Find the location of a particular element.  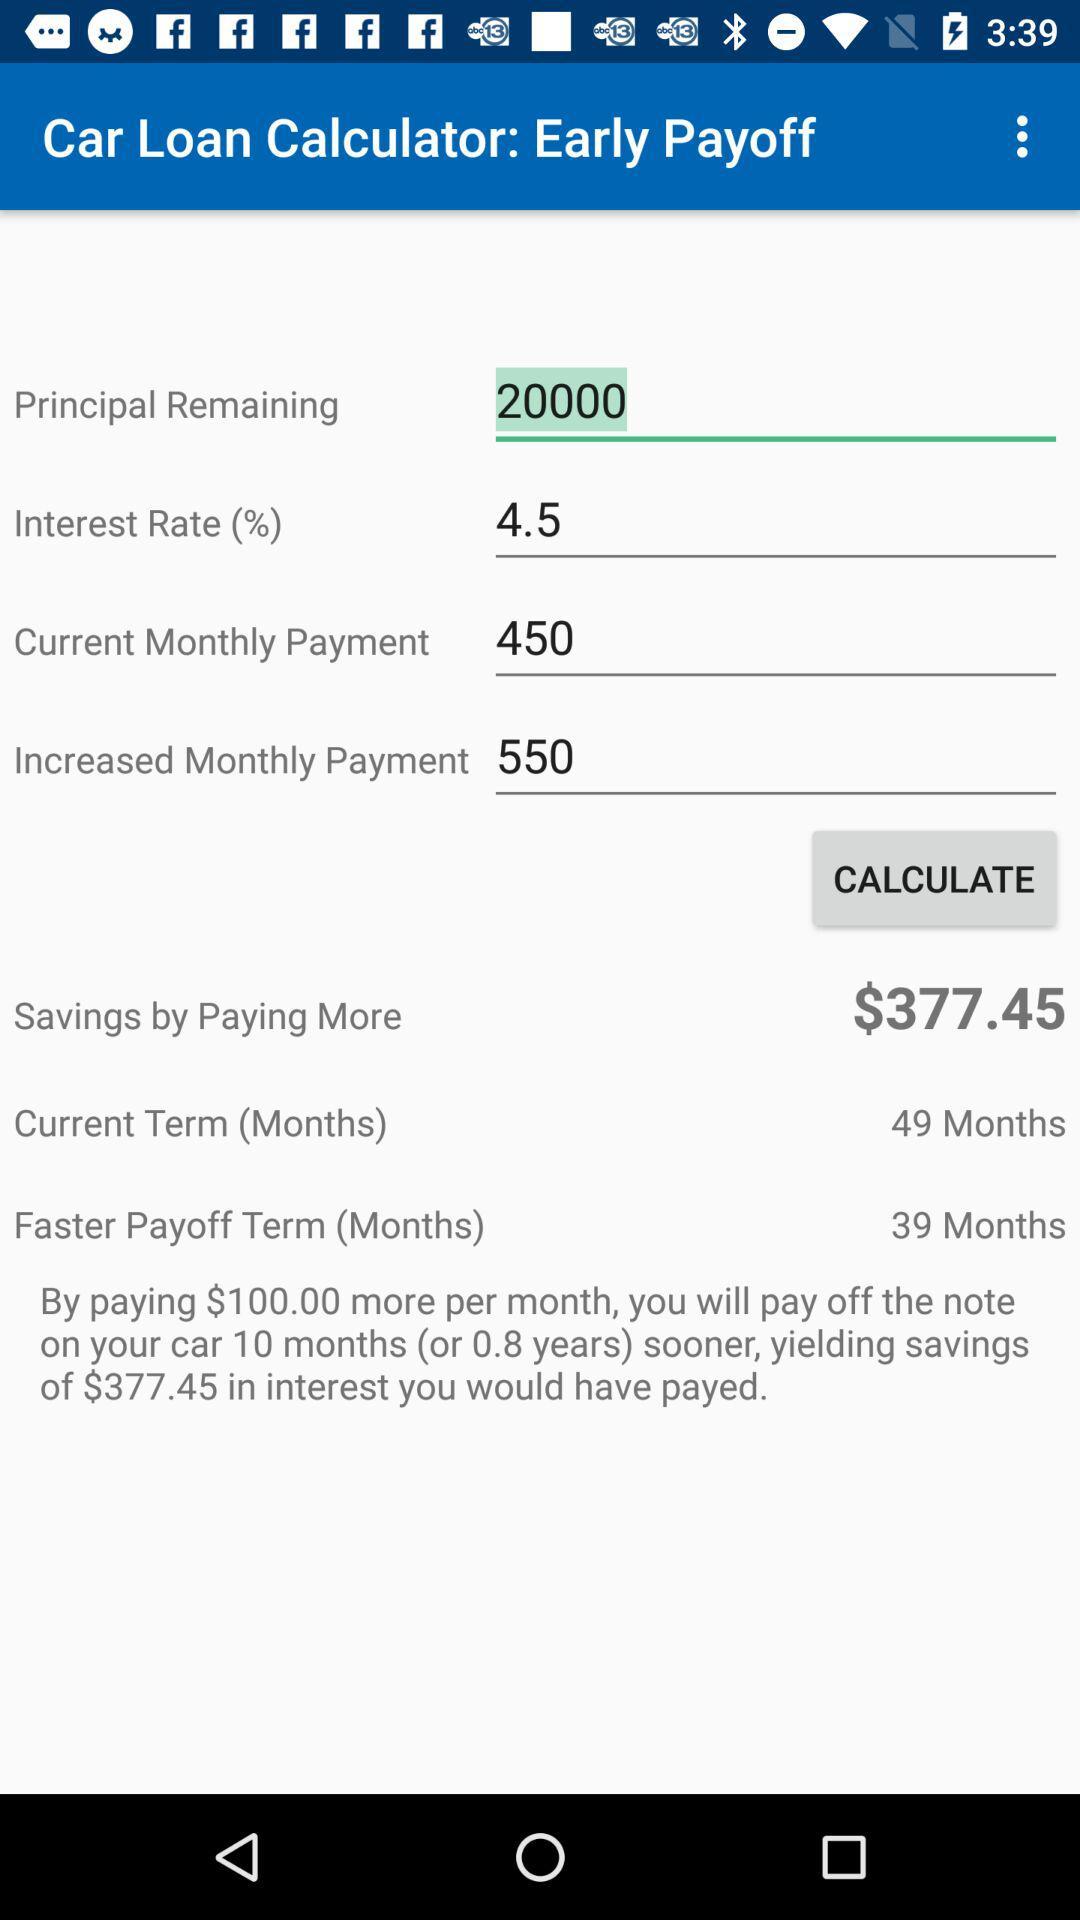

the 4.5 icon is located at coordinates (774, 518).